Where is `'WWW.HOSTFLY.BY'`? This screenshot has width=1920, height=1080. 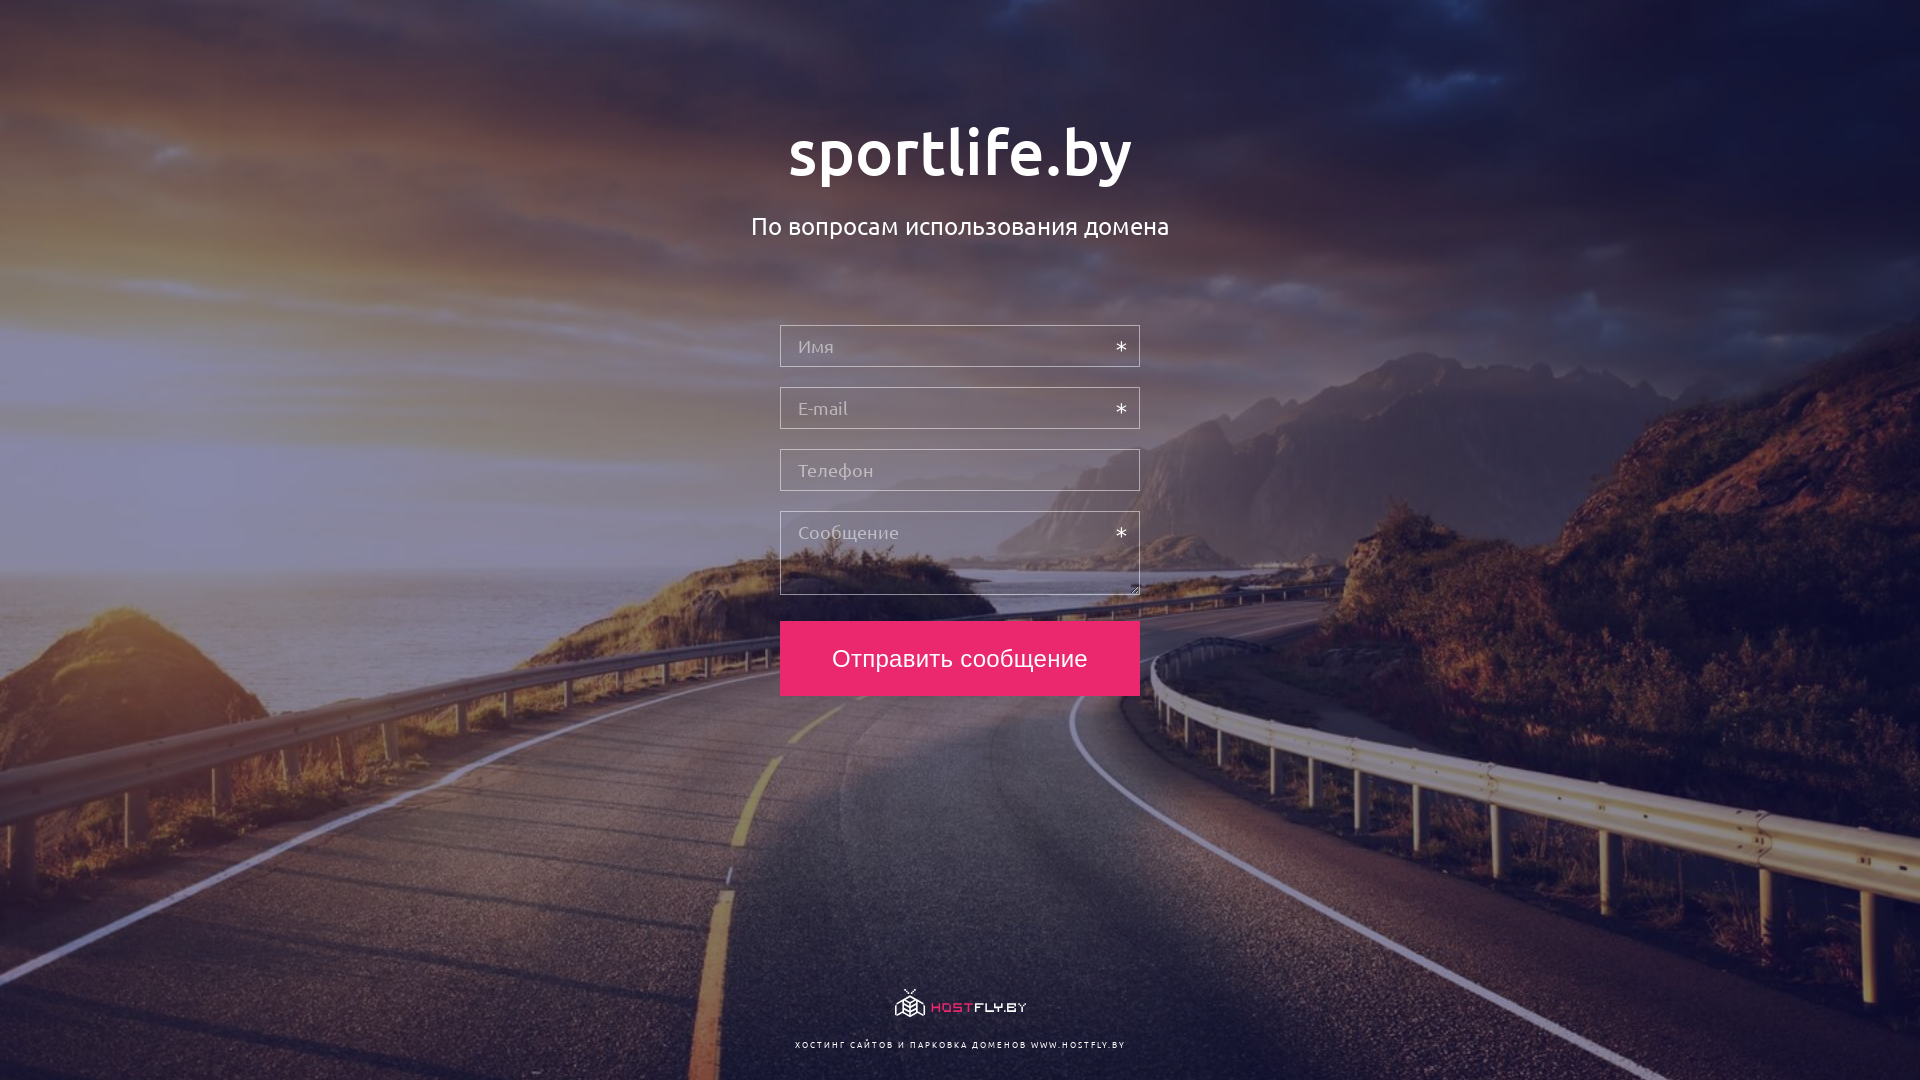
'WWW.HOSTFLY.BY' is located at coordinates (1030, 1043).